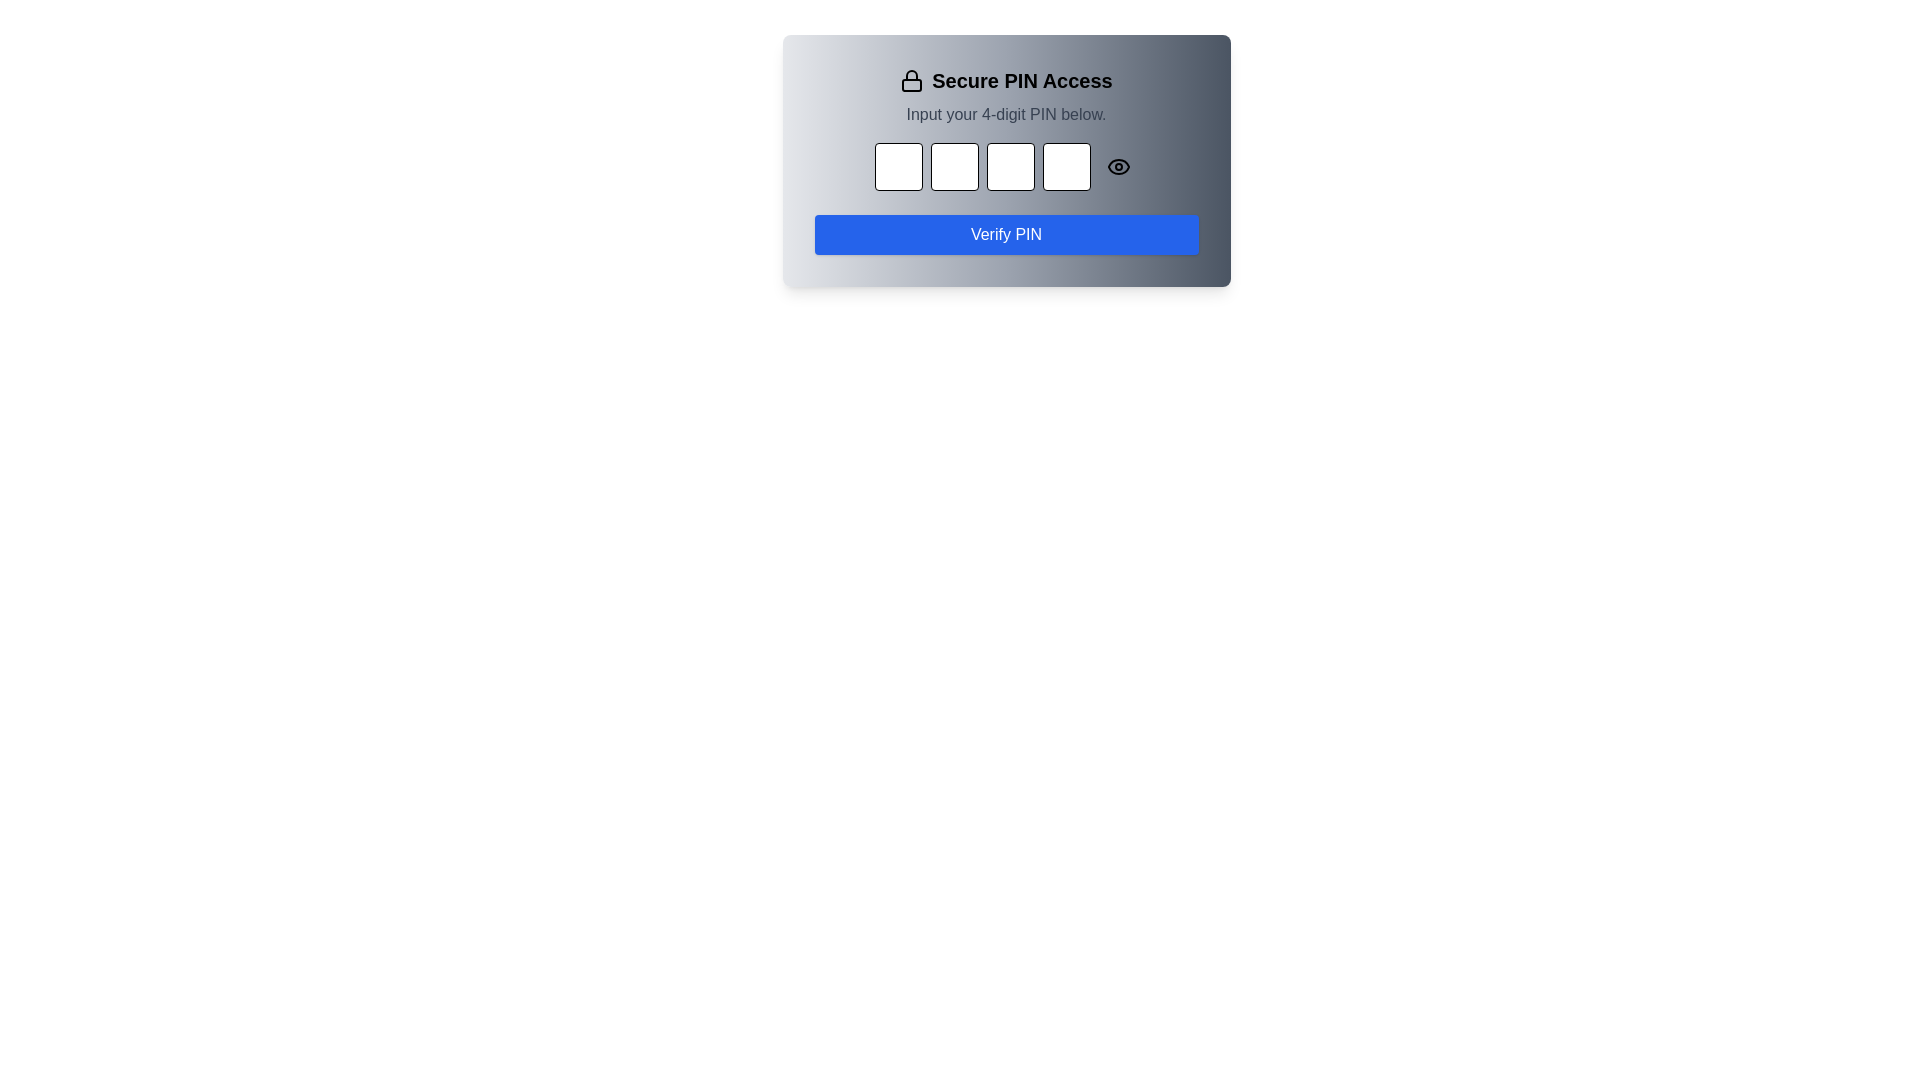  Describe the element at coordinates (911, 84) in the screenshot. I see `the small rectangular shape with rounded corners that forms the bottom part of the lock icon next to 'Secure PIN Access'` at that location.